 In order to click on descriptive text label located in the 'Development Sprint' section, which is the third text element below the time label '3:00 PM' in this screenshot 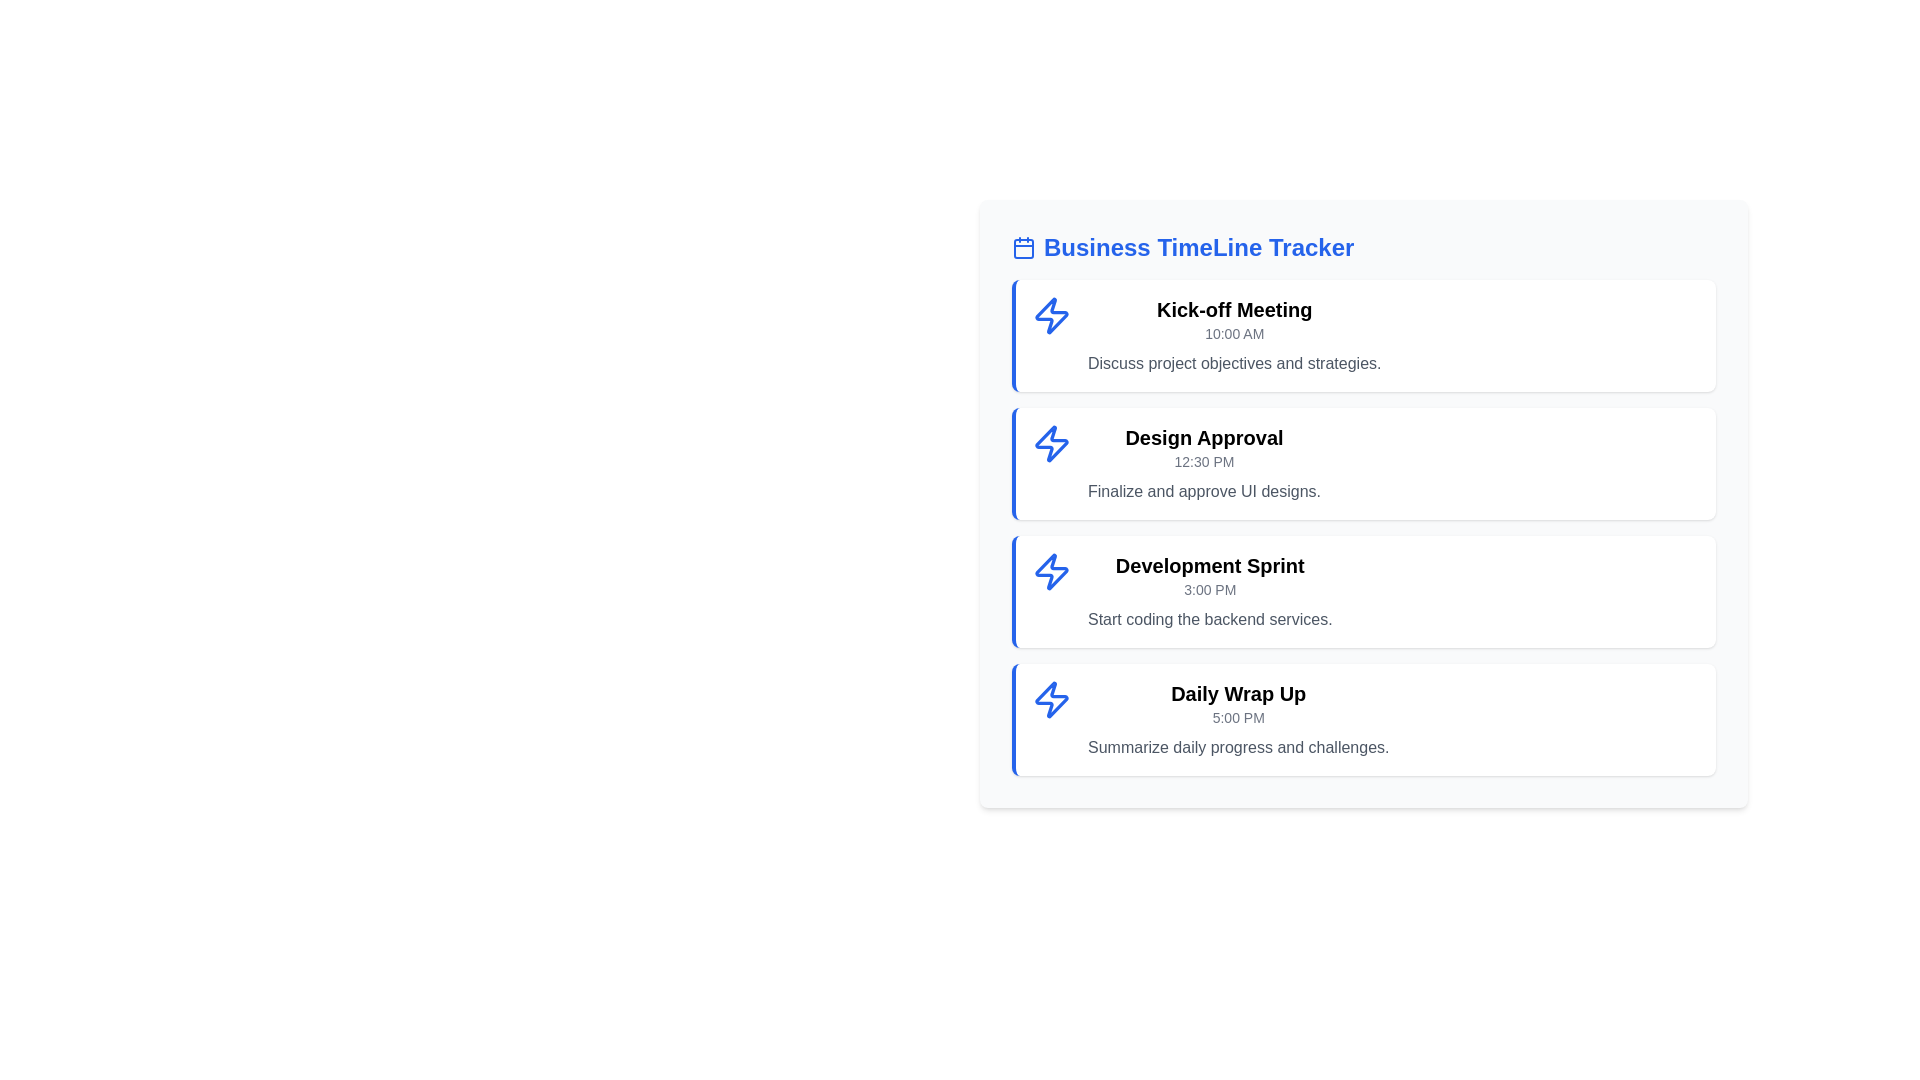, I will do `click(1209, 619)`.